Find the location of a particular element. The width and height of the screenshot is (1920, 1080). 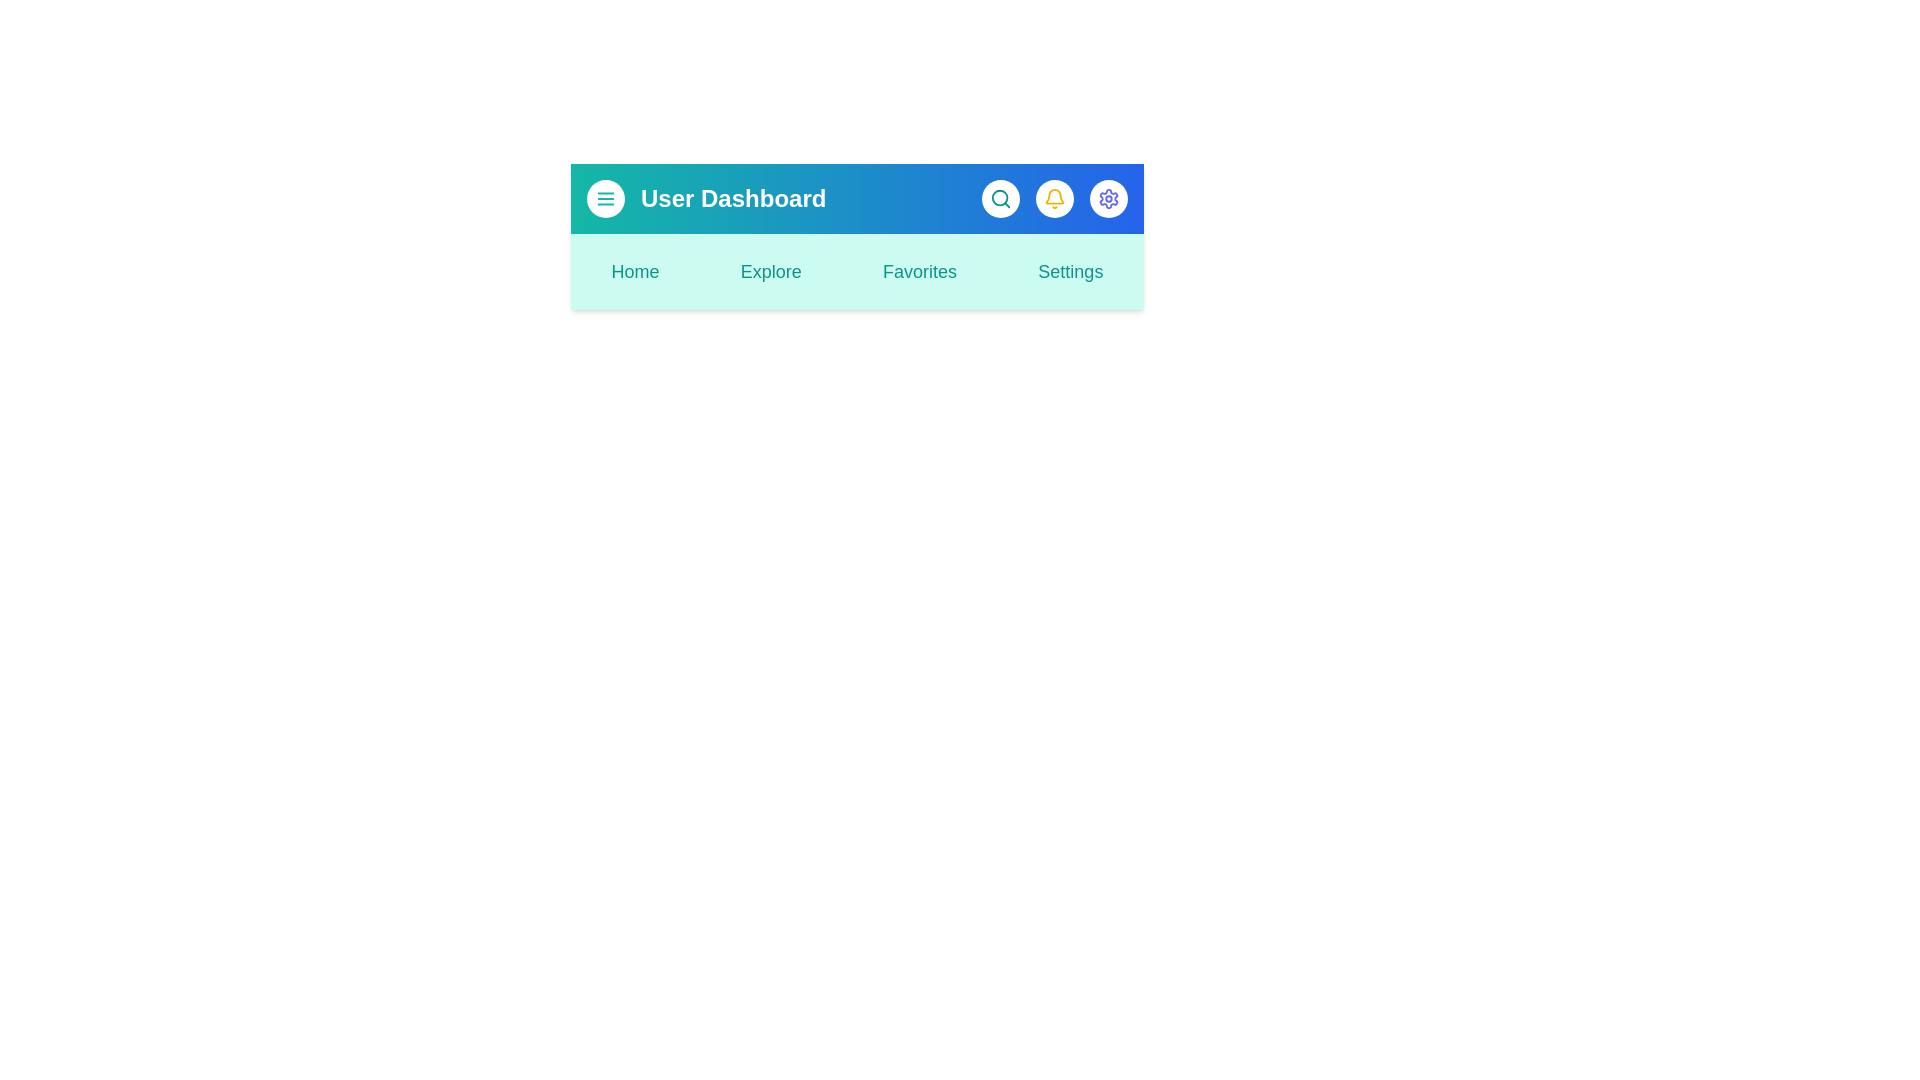

settings button to open the settings is located at coordinates (1107, 199).